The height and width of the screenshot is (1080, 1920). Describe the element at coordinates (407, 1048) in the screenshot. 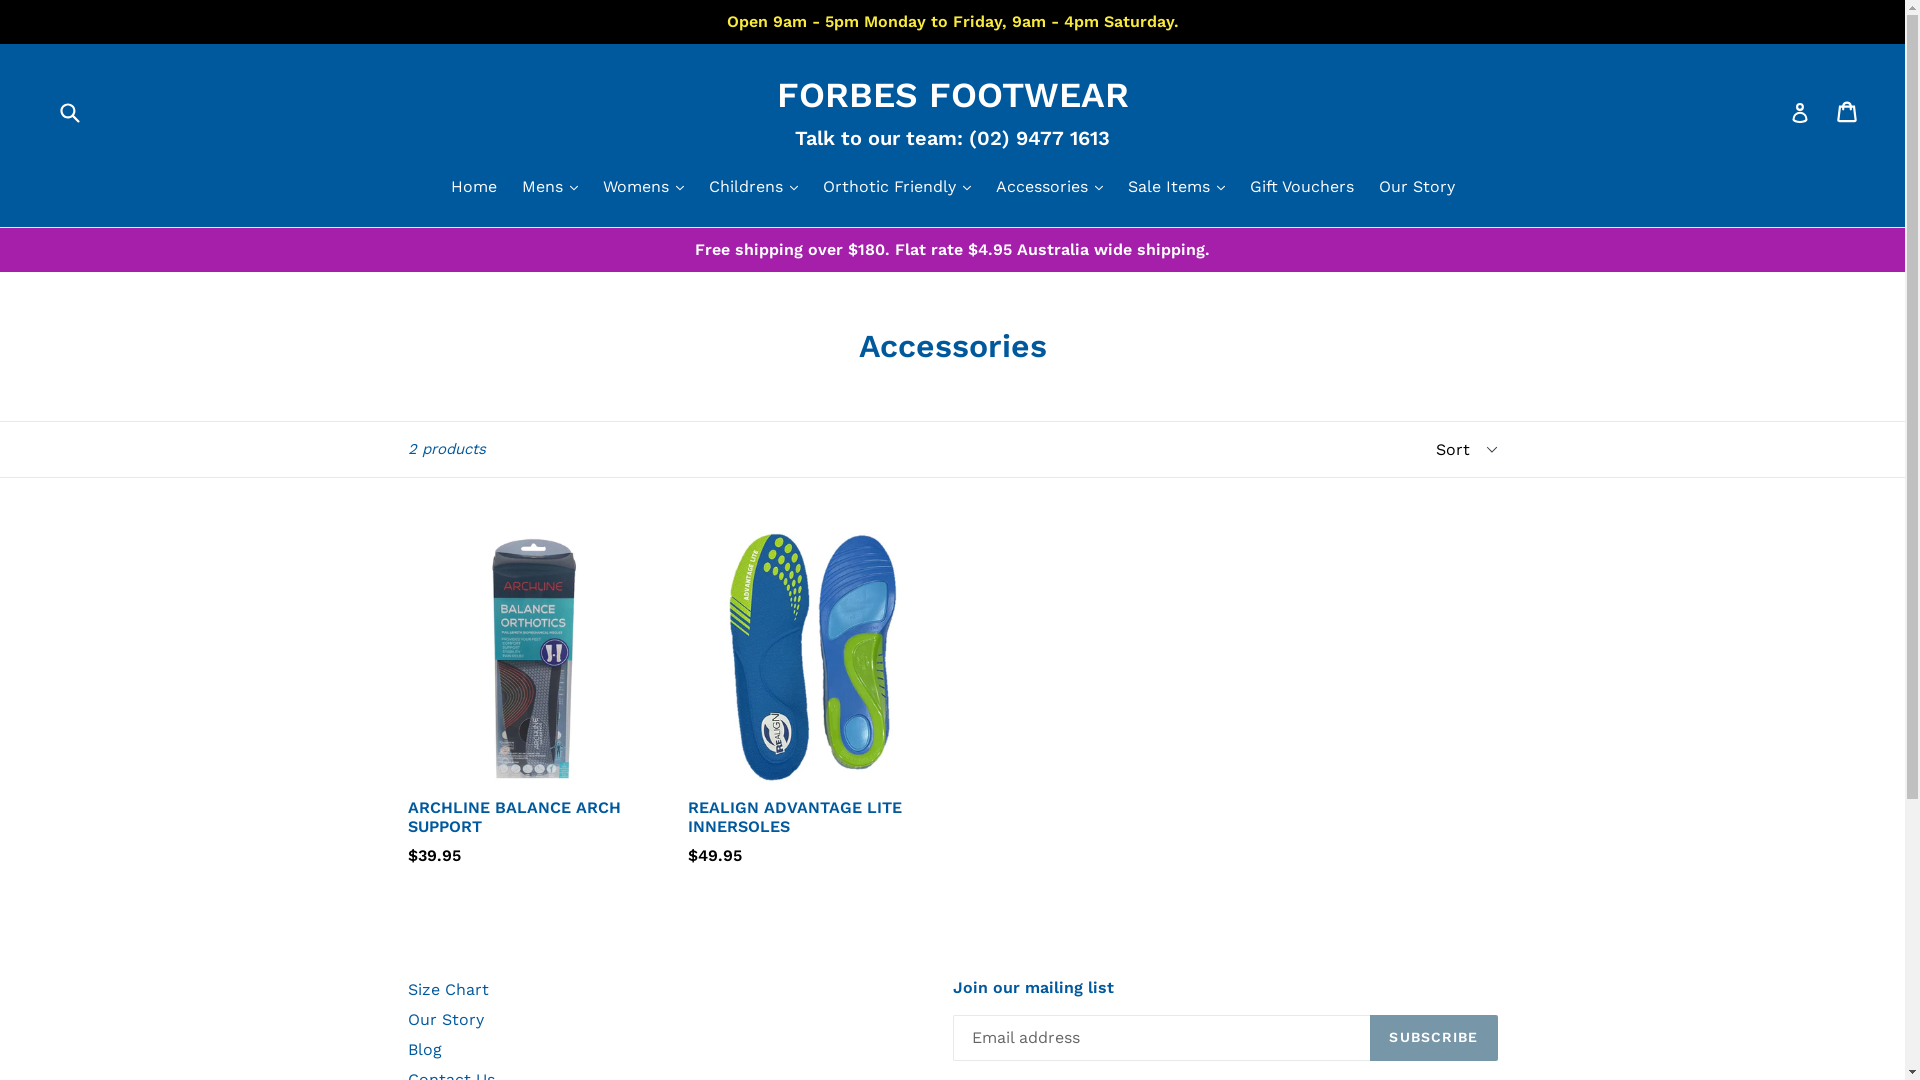

I see `'Blog'` at that location.